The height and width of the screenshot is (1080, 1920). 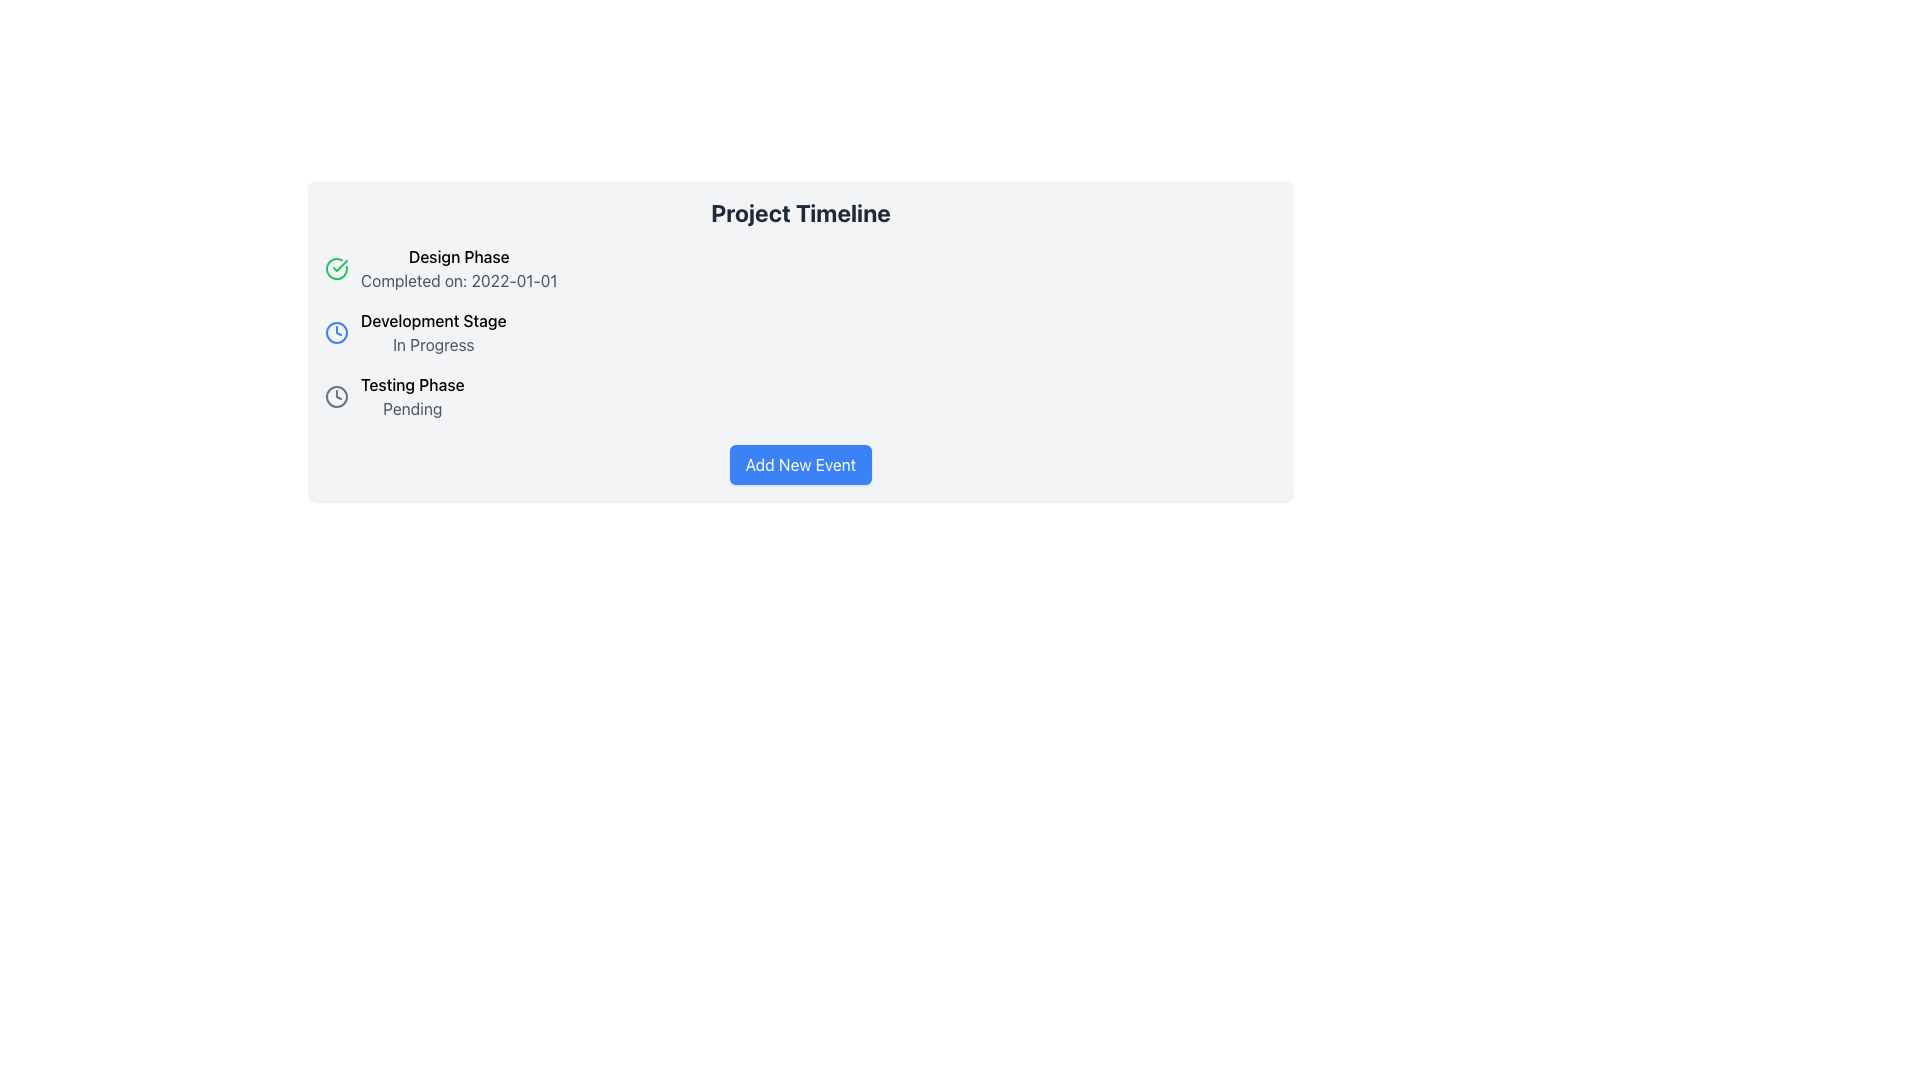 What do you see at coordinates (801, 465) in the screenshot?
I see `the blue rectangular button with rounded corners and white text reading 'Add New Event' located below the list of phases in the 'Project Timeline' section` at bounding box center [801, 465].